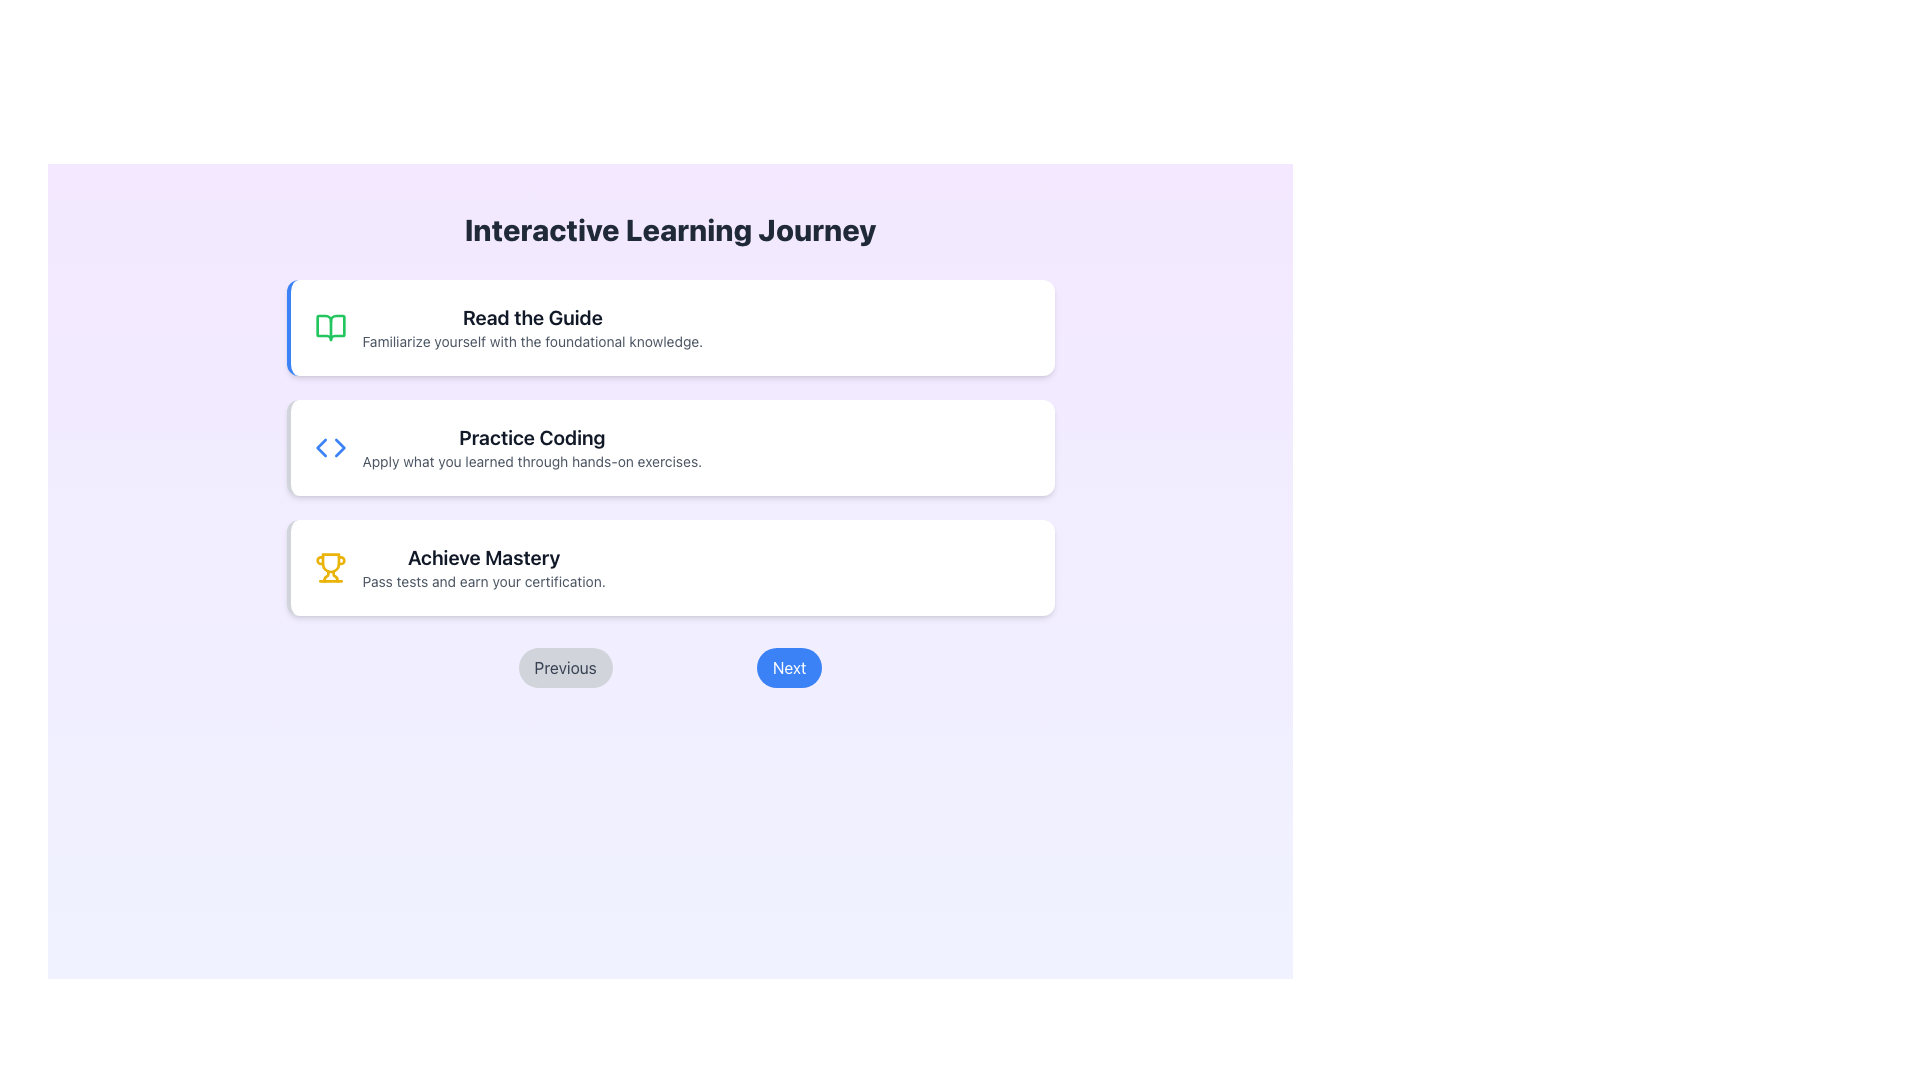 The height and width of the screenshot is (1080, 1920). What do you see at coordinates (330, 446) in the screenshot?
I see `the blue SVG icon represented by a pair of angle brackets ('<' and '>') located to the left of the 'Practice Coding' text in the second card` at bounding box center [330, 446].